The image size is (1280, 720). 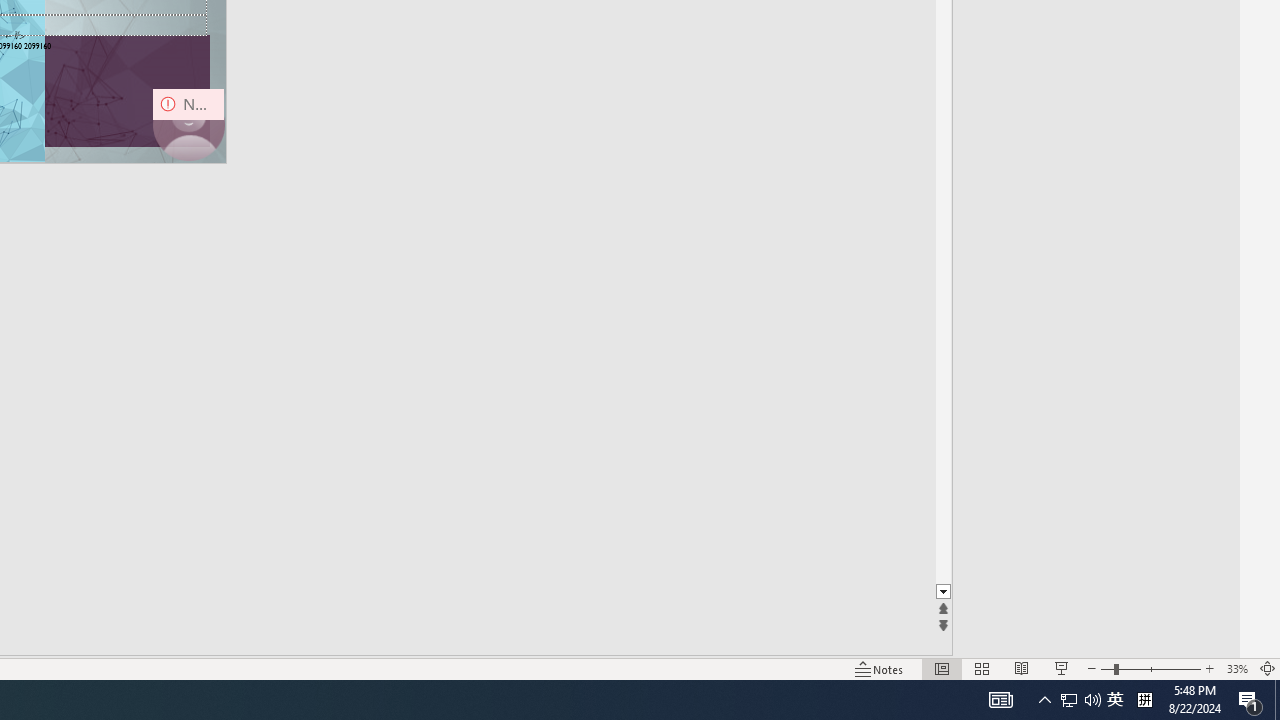 What do you see at coordinates (982, 669) in the screenshot?
I see `'Slide Sorter'` at bounding box center [982, 669].